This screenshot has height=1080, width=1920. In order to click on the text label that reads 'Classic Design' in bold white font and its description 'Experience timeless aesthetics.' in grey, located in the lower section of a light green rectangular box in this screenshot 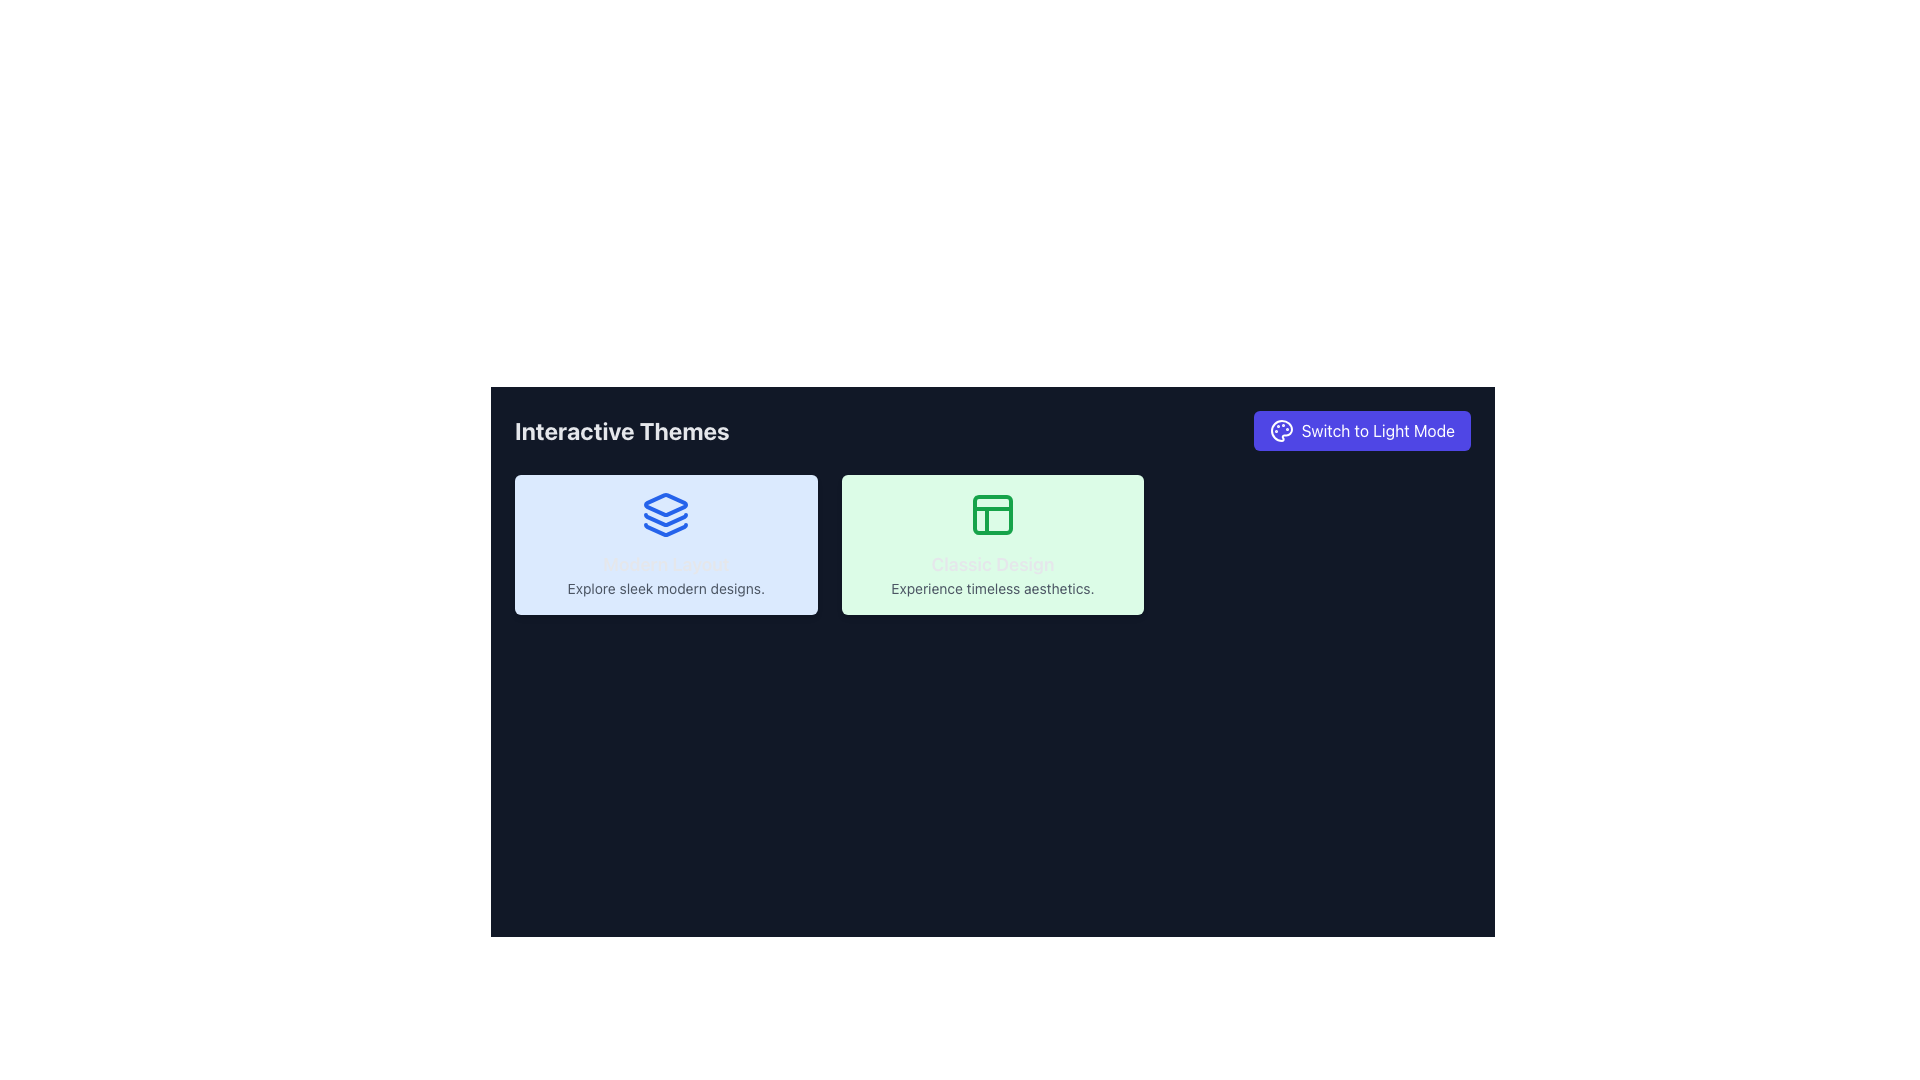, I will do `click(993, 574)`.